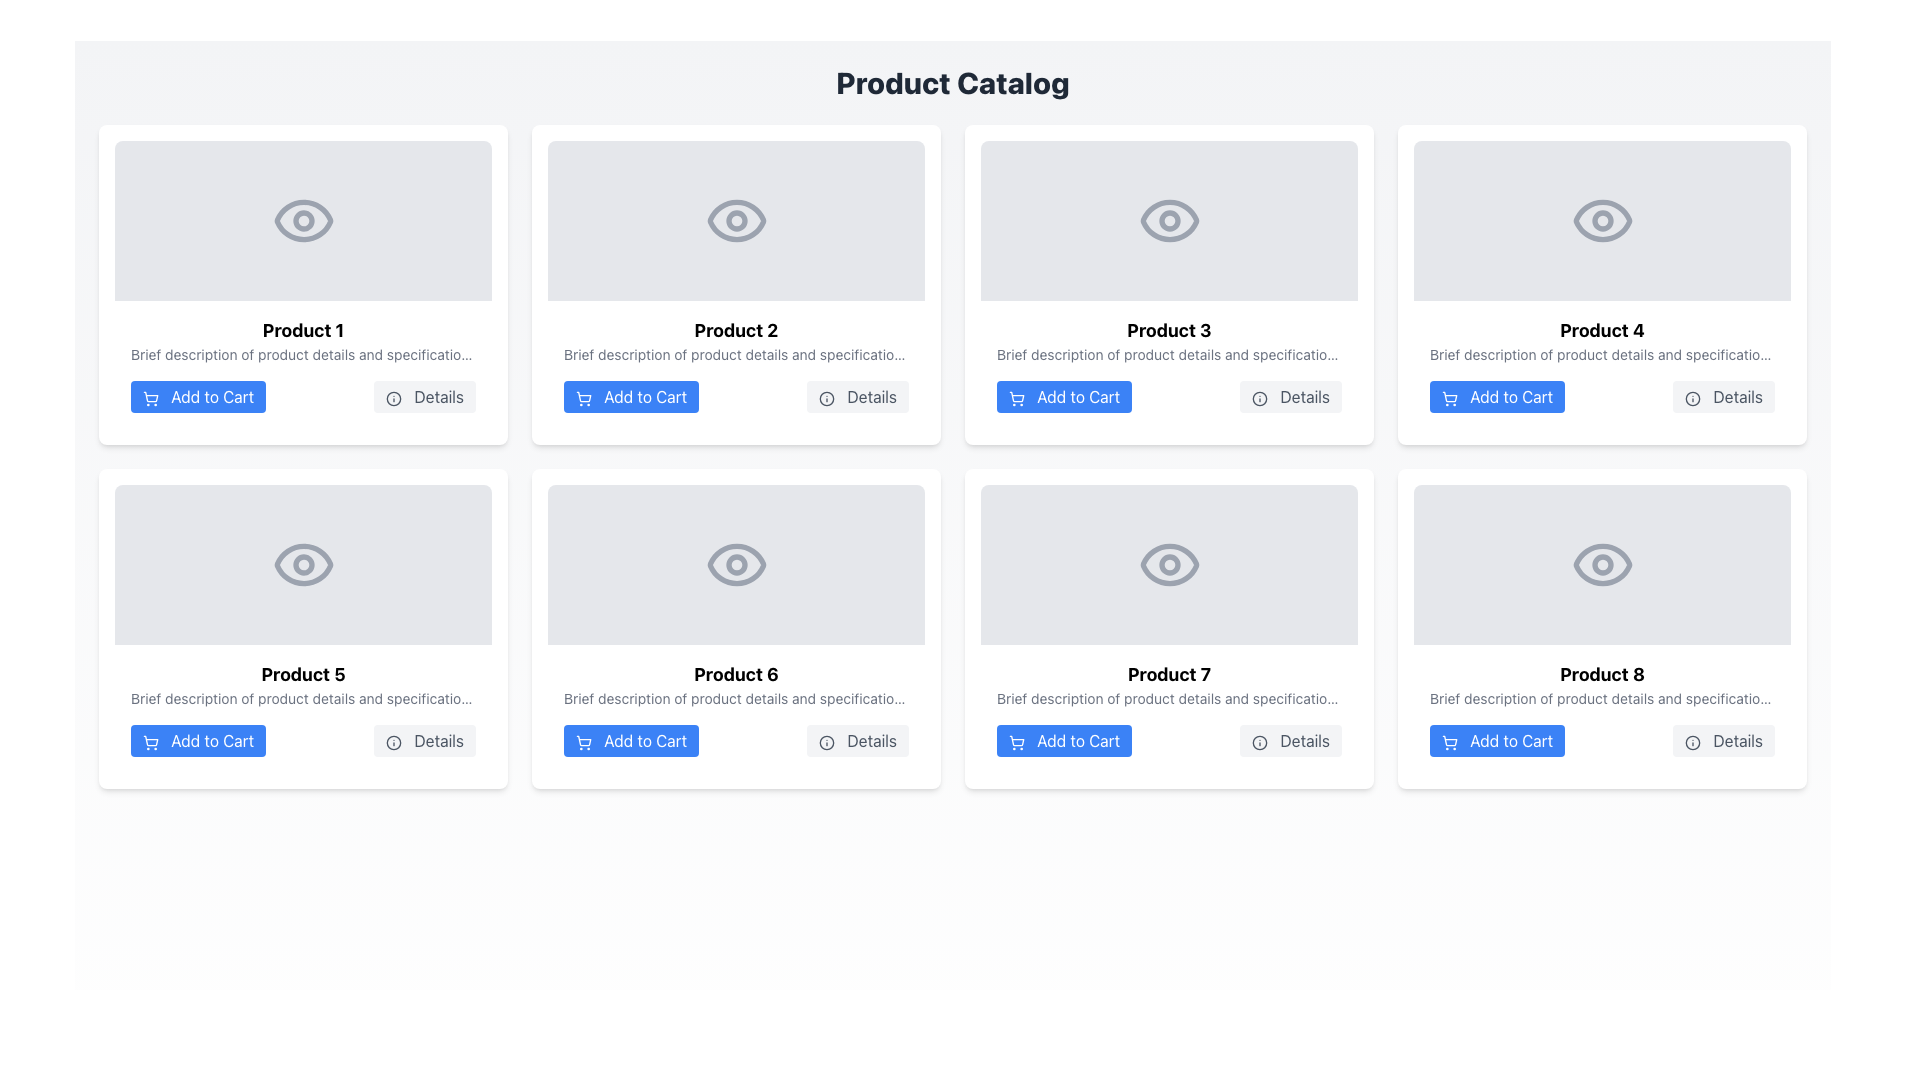 This screenshot has height=1080, width=1920. Describe the element at coordinates (1497, 397) in the screenshot. I see `the 'Add to Cart' button located in the fourth column of the grid layout beneath 'Product 4'` at that location.